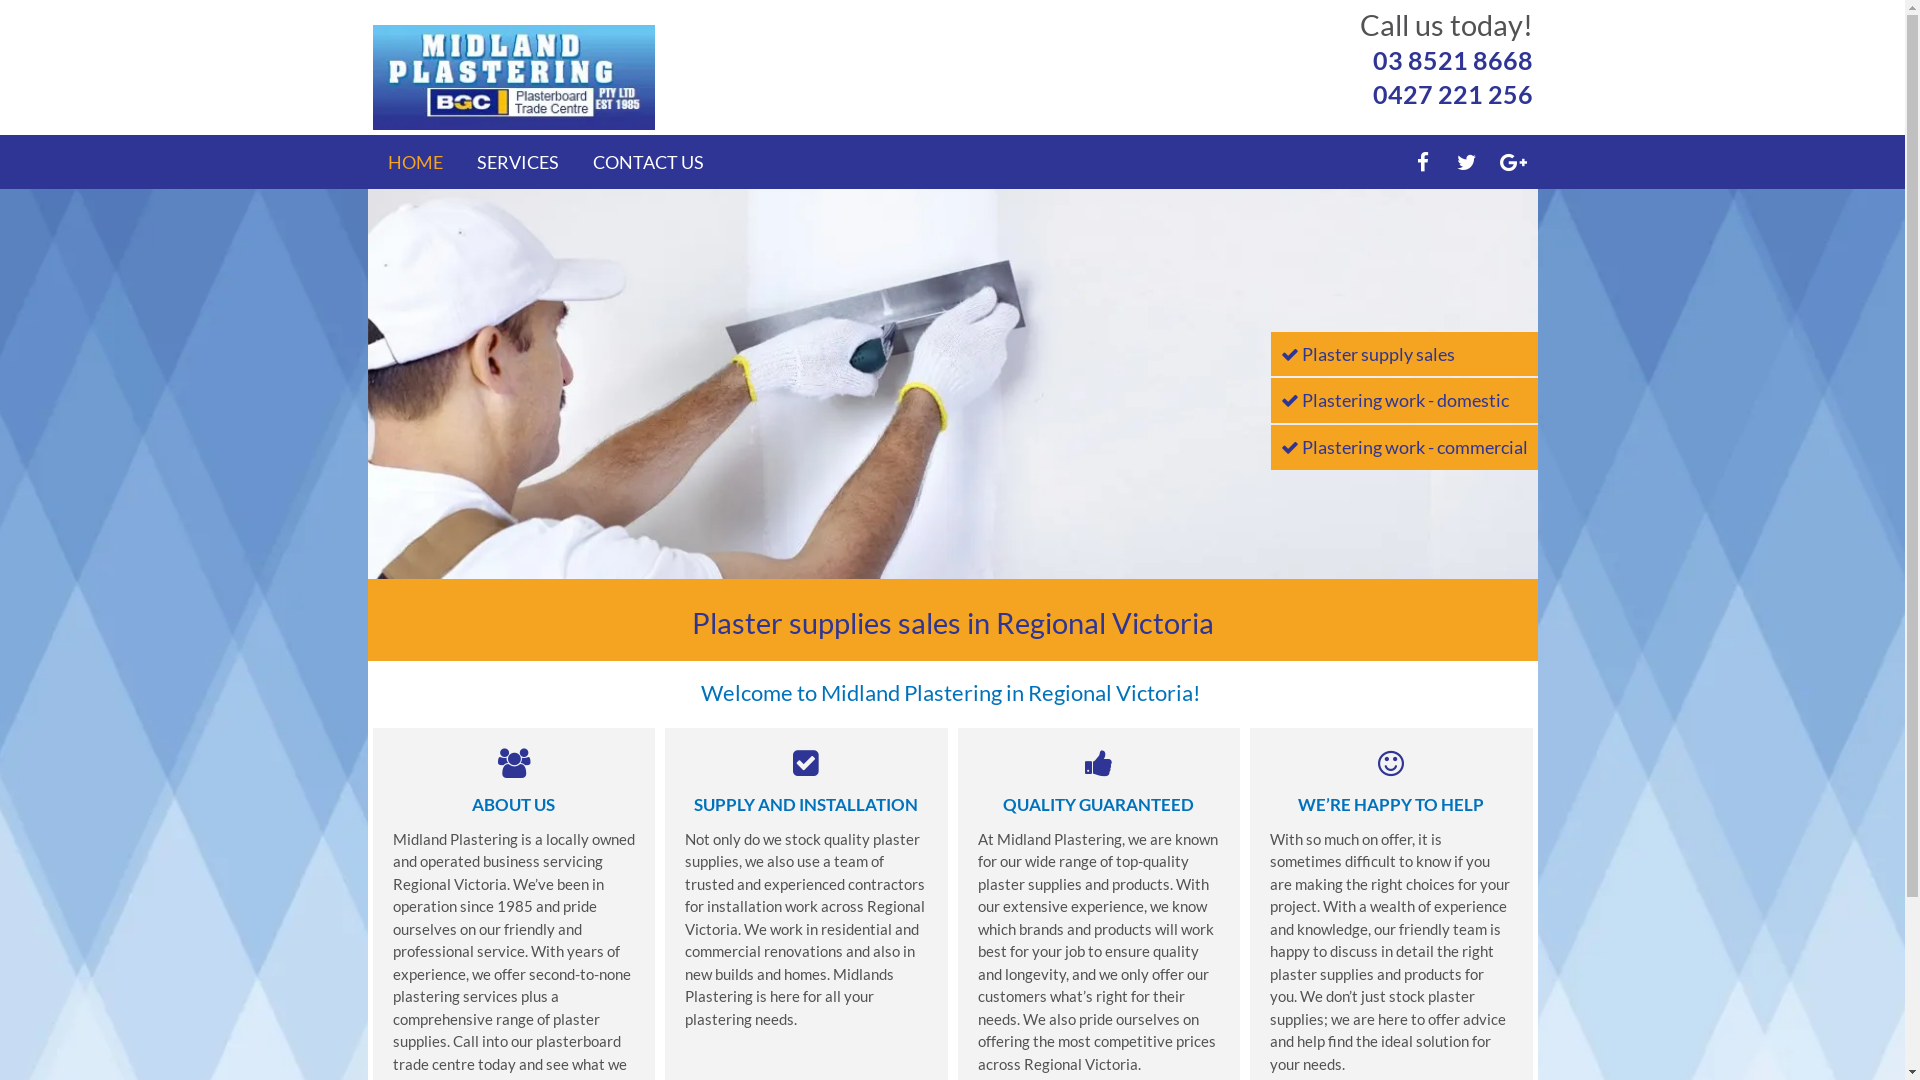  Describe the element at coordinates (517, 161) in the screenshot. I see `'SERVICES'` at that location.